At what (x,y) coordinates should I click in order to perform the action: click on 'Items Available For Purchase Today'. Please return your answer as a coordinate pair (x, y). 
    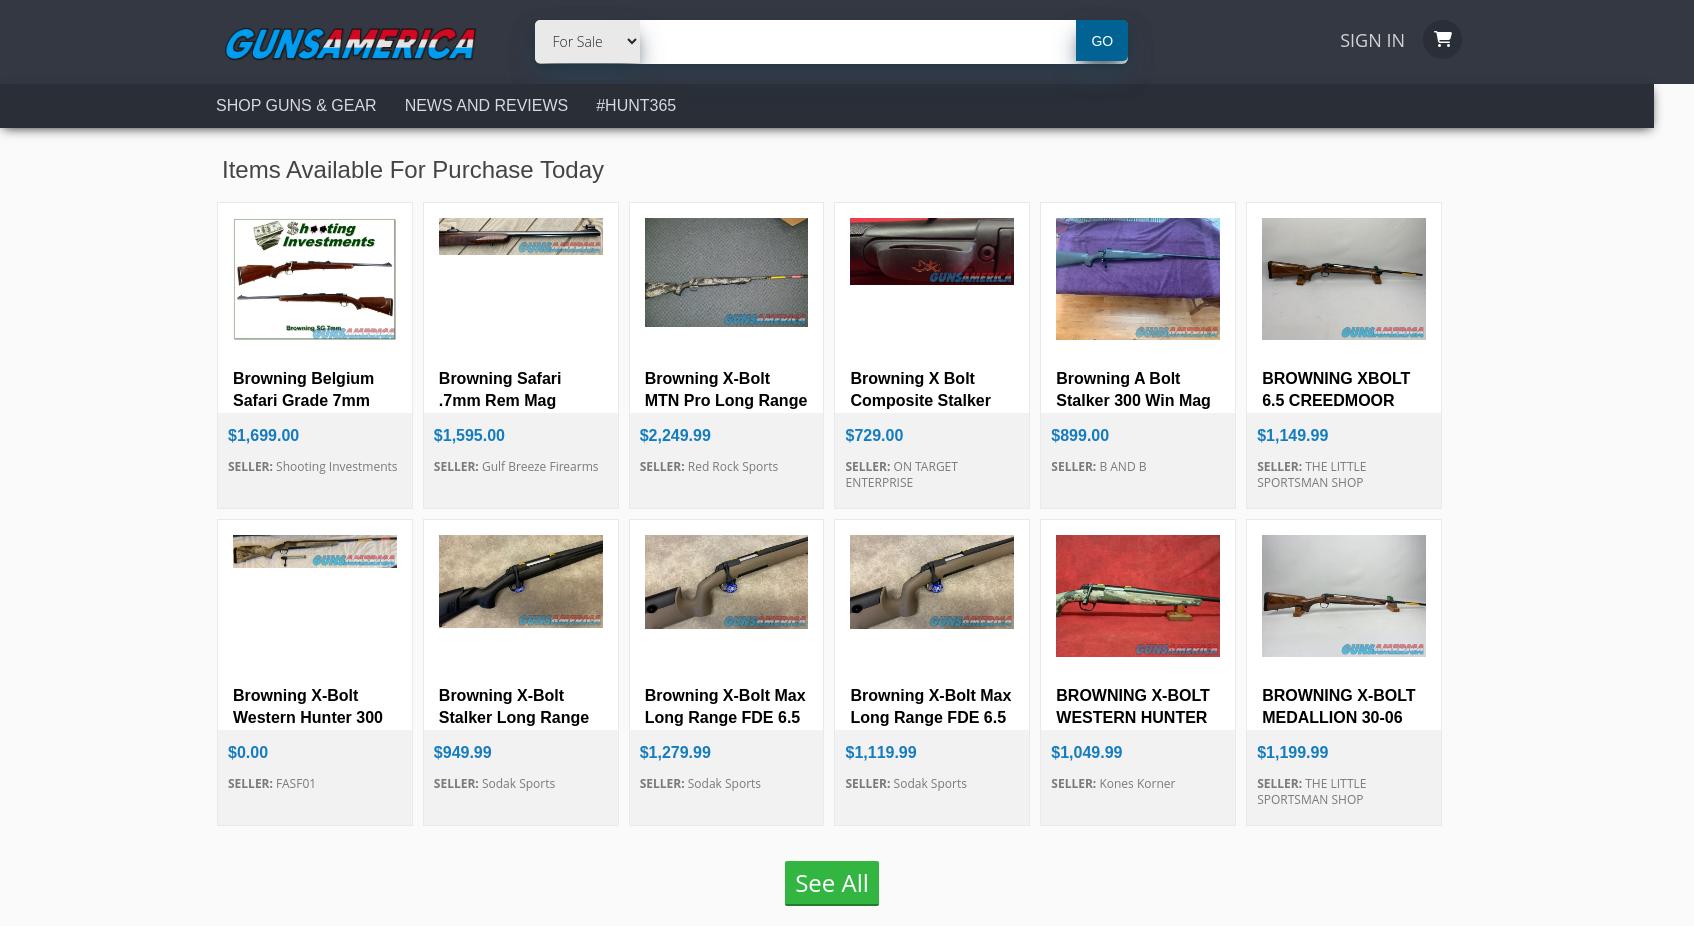
    Looking at the image, I should click on (411, 168).